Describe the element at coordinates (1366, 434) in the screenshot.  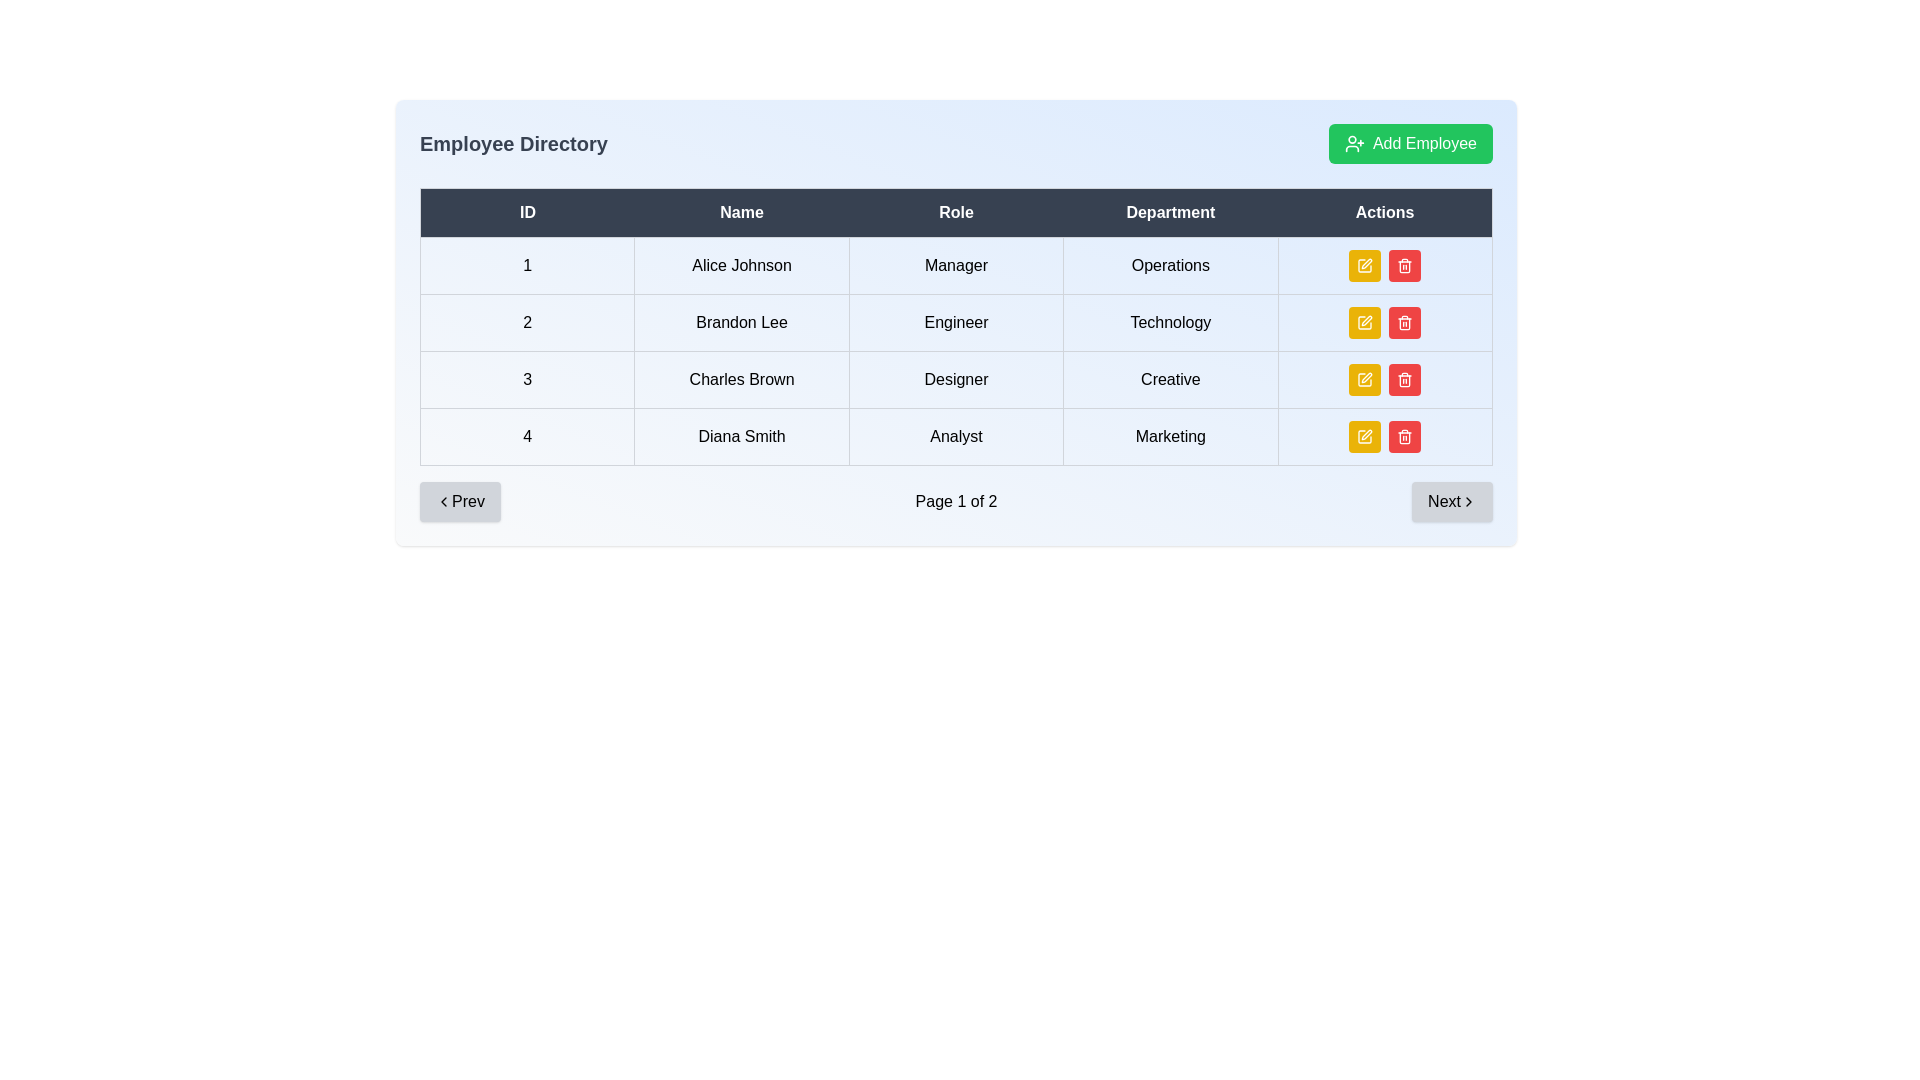
I see `the 'Edit' button icon located in the last row of the table under the 'Actions' column for the entry corresponding to 'Diana Smith' to initiate editing` at that location.